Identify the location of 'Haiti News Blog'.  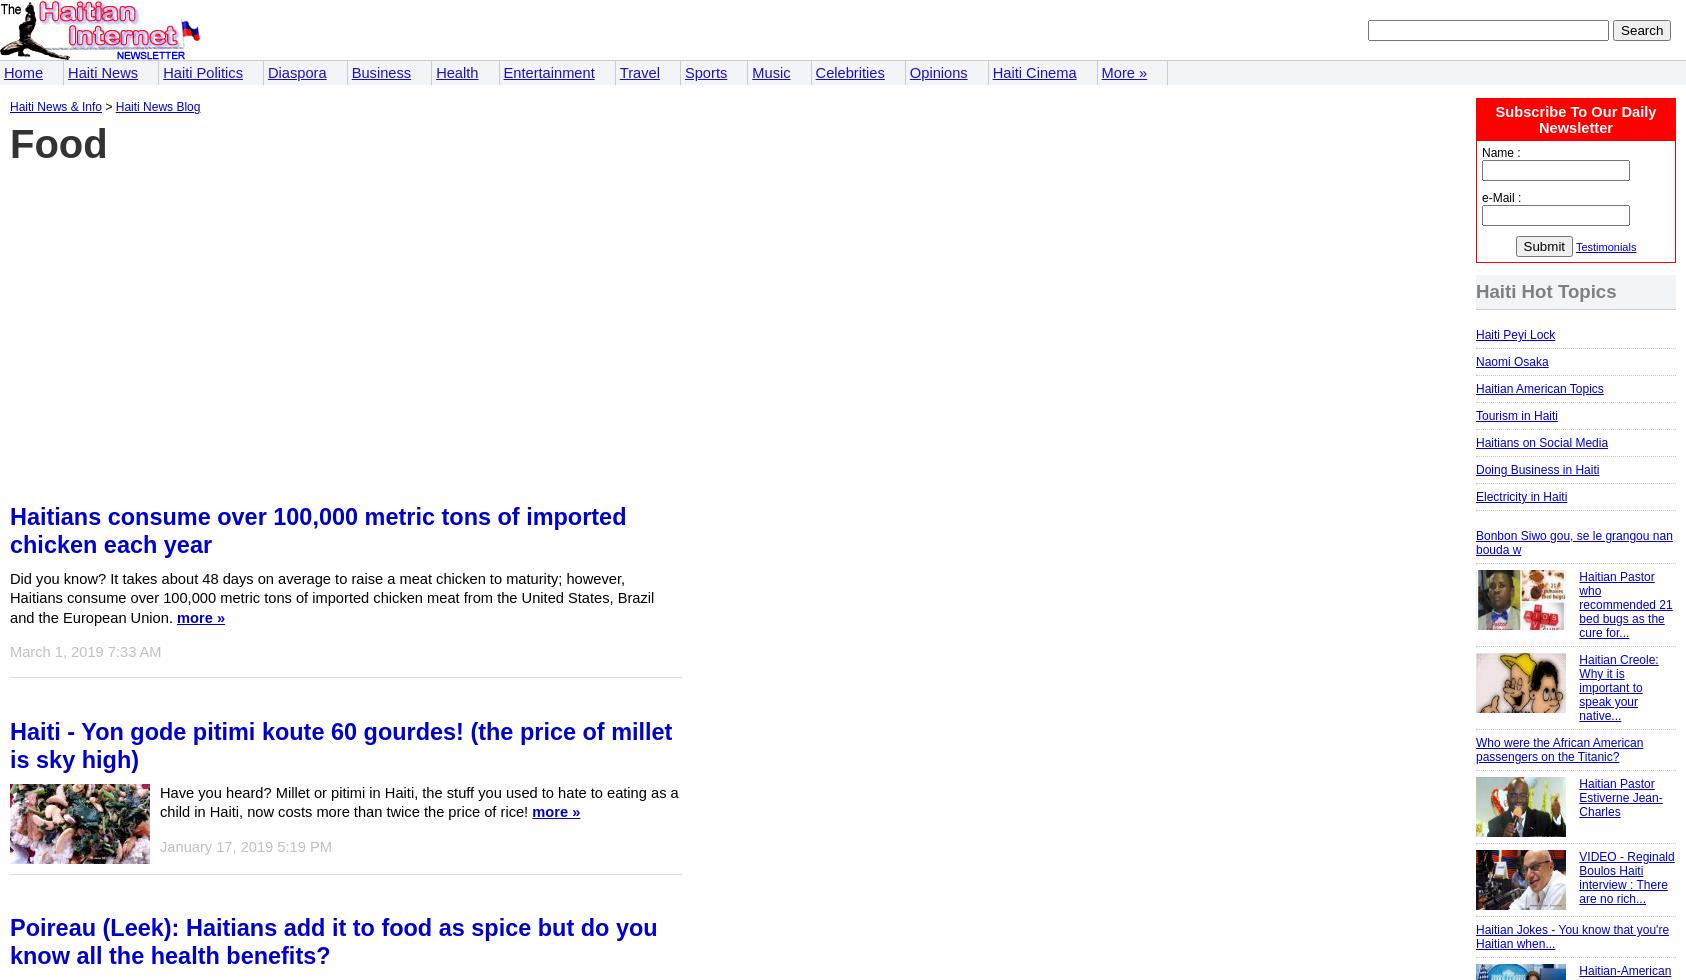
(113, 107).